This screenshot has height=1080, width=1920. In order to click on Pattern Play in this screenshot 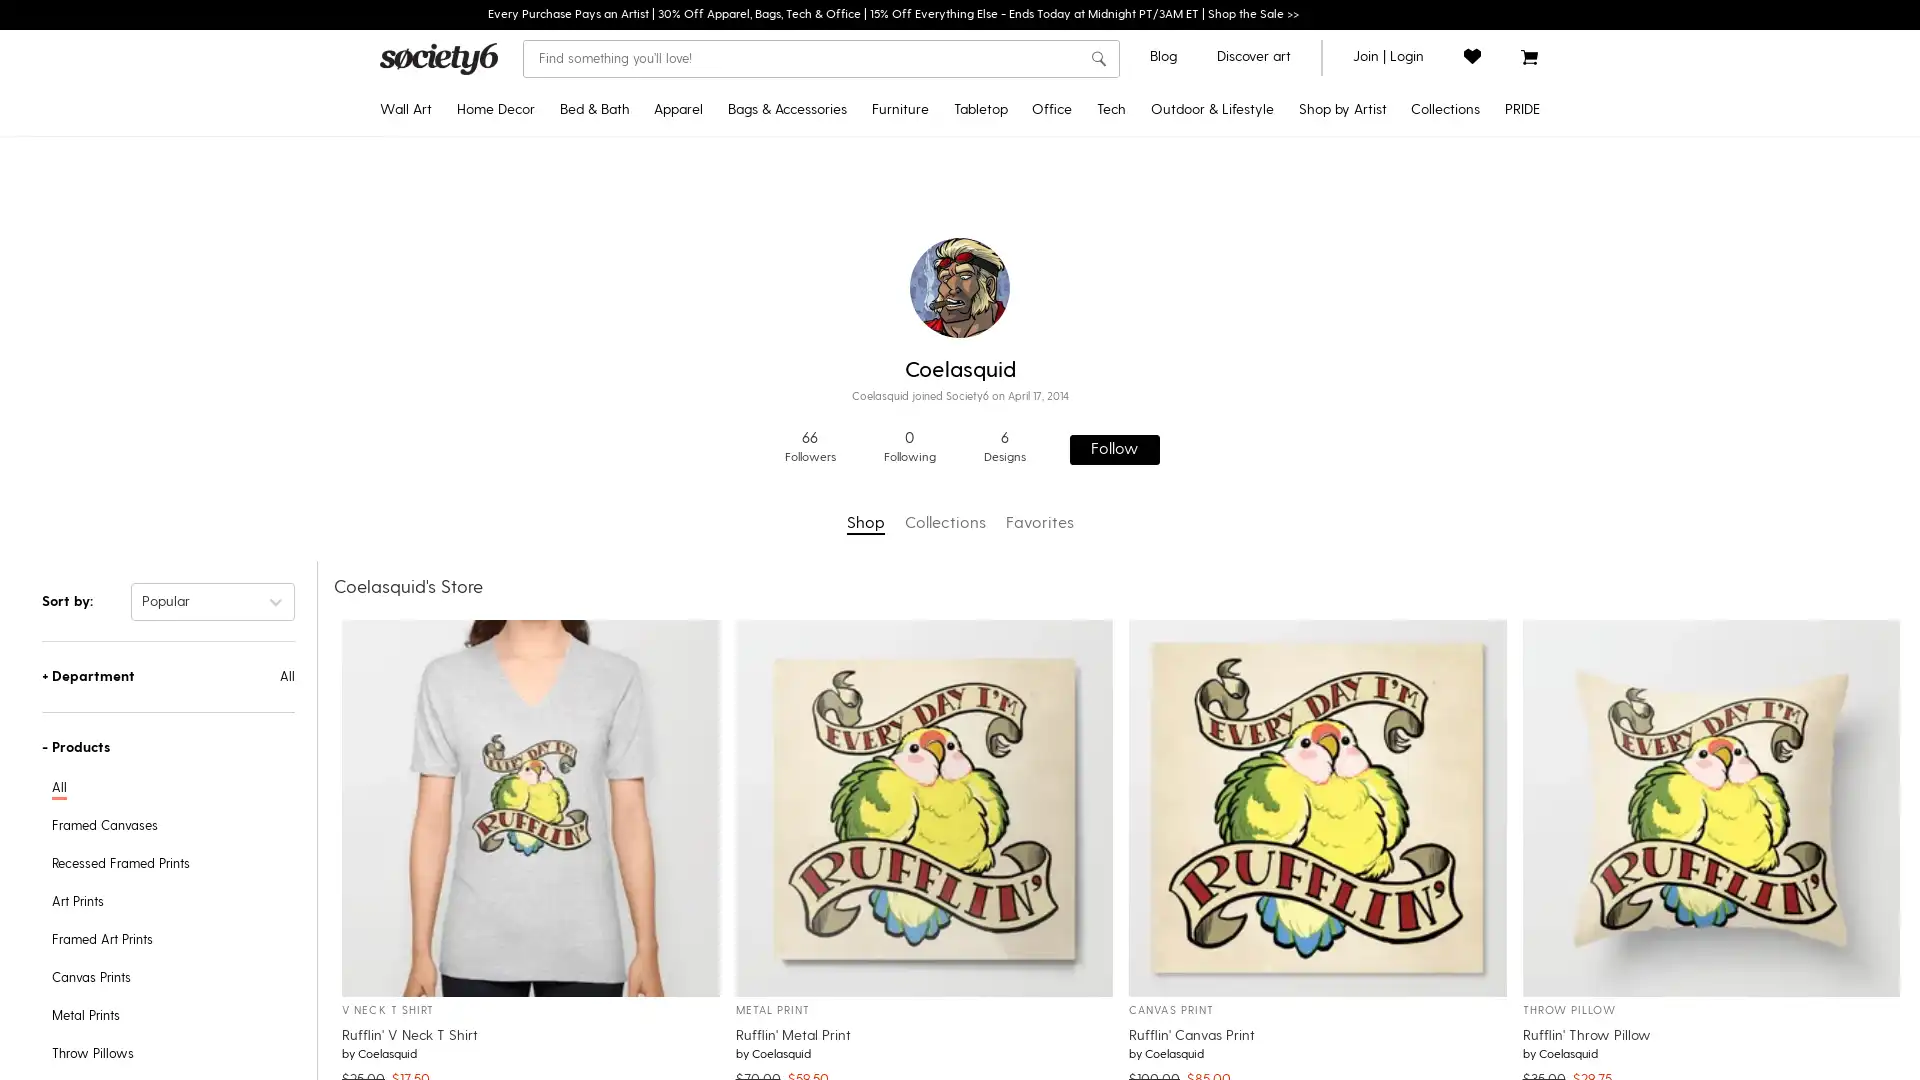, I will do `click(1371, 451)`.